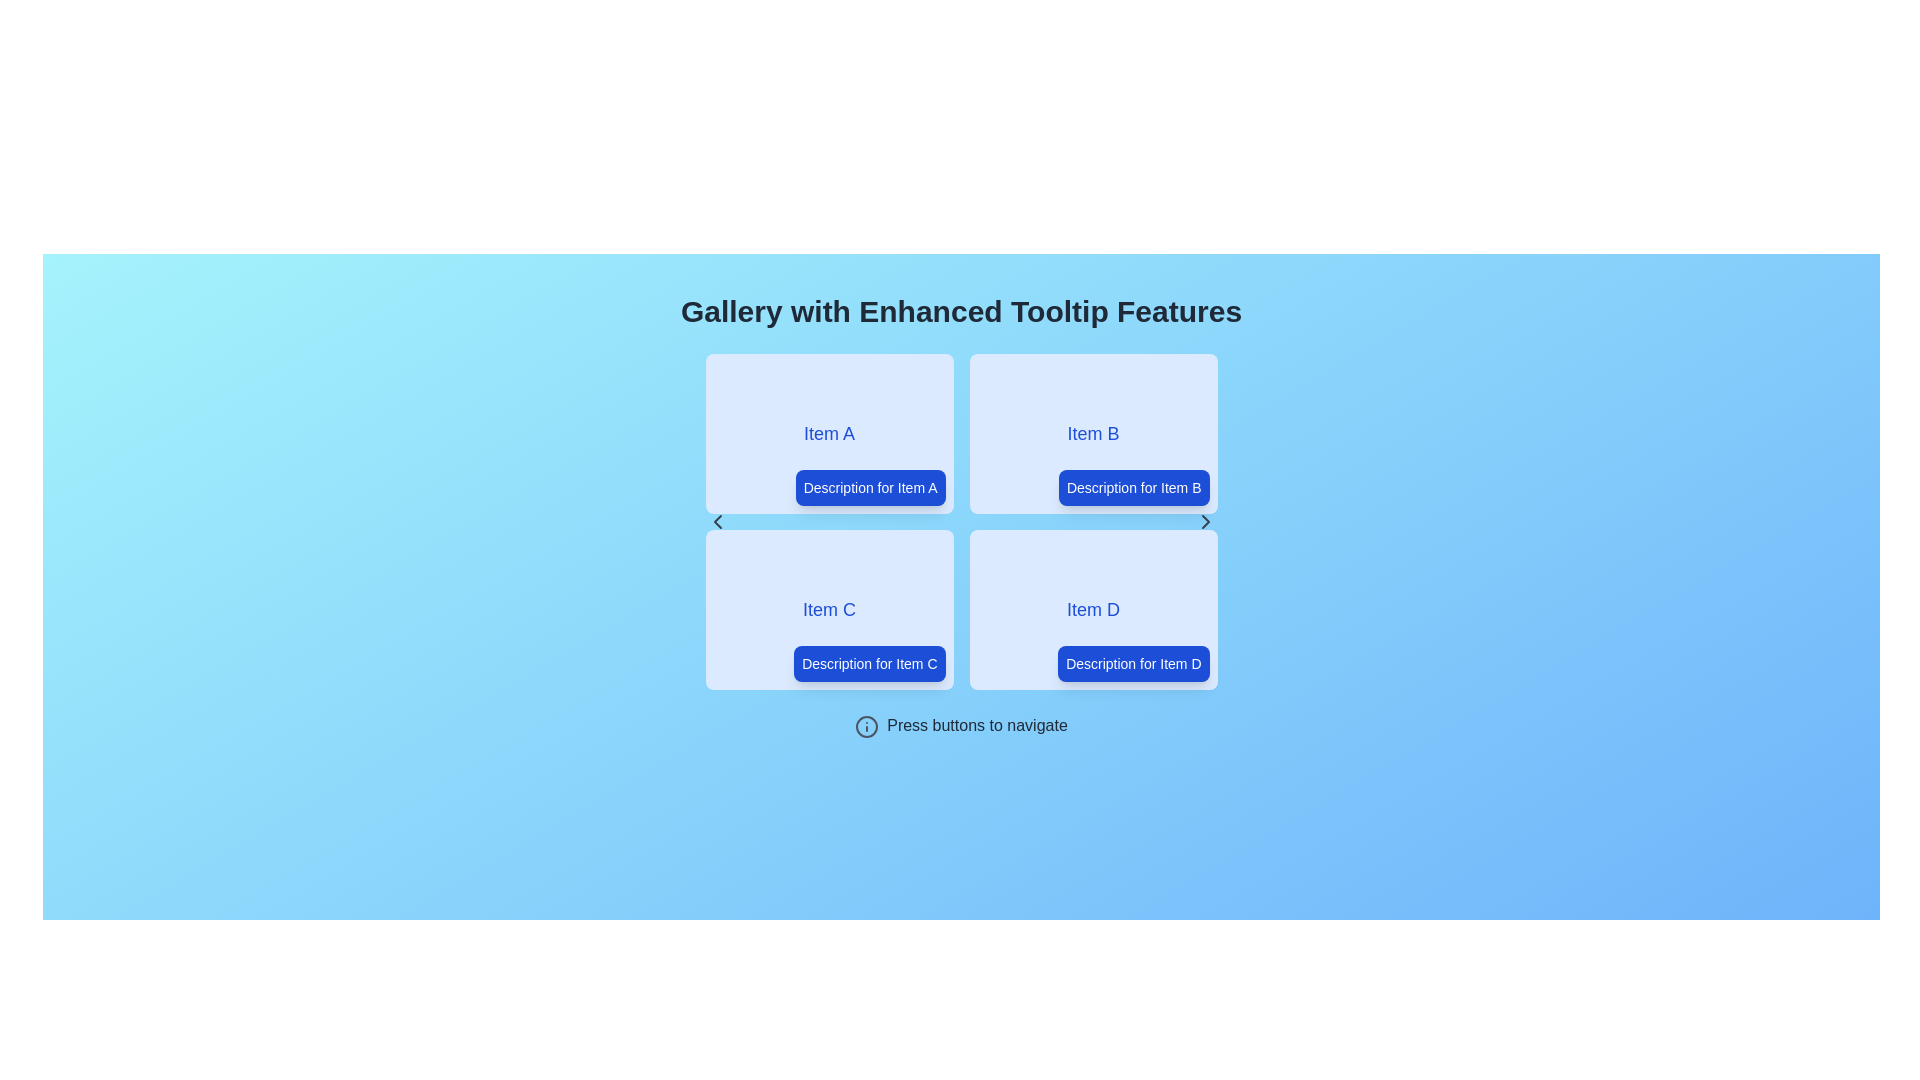 This screenshot has width=1920, height=1080. What do you see at coordinates (869, 663) in the screenshot?
I see `the button located at the bottom-right corner of the card titled 'Item C'` at bounding box center [869, 663].